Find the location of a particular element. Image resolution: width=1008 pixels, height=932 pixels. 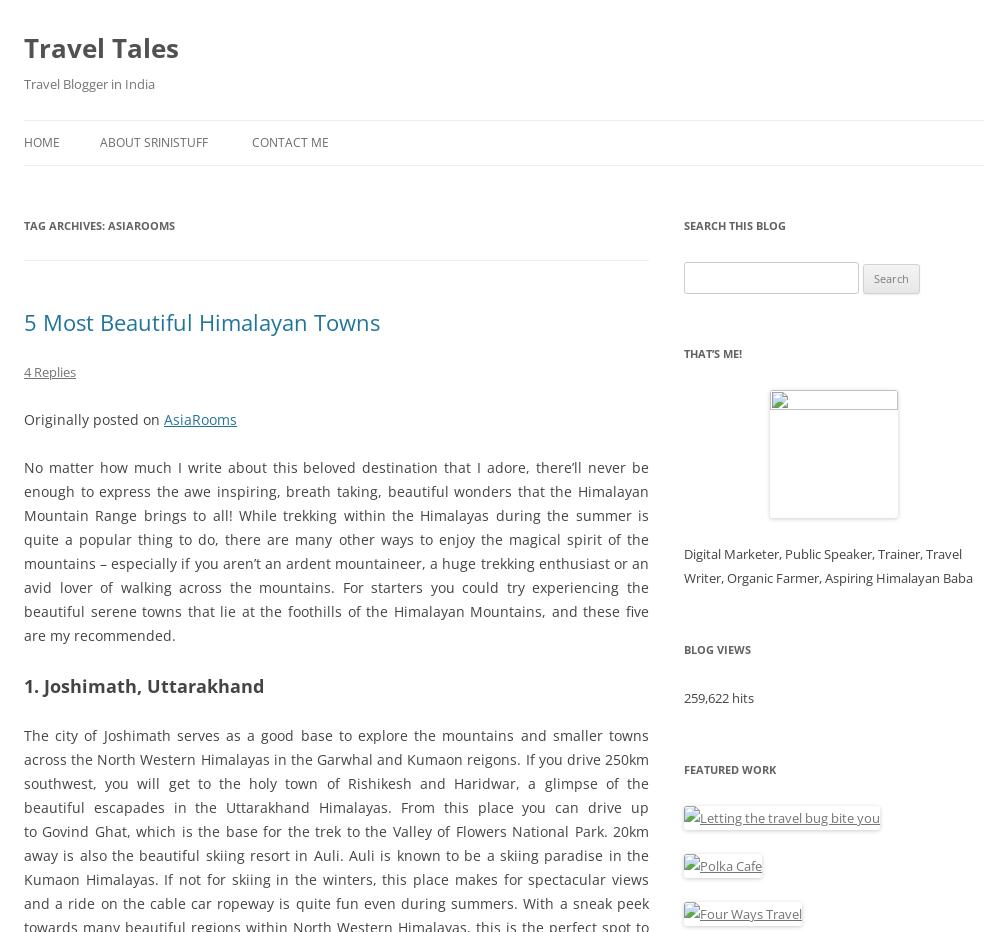

'Contact Me' is located at coordinates (252, 141).